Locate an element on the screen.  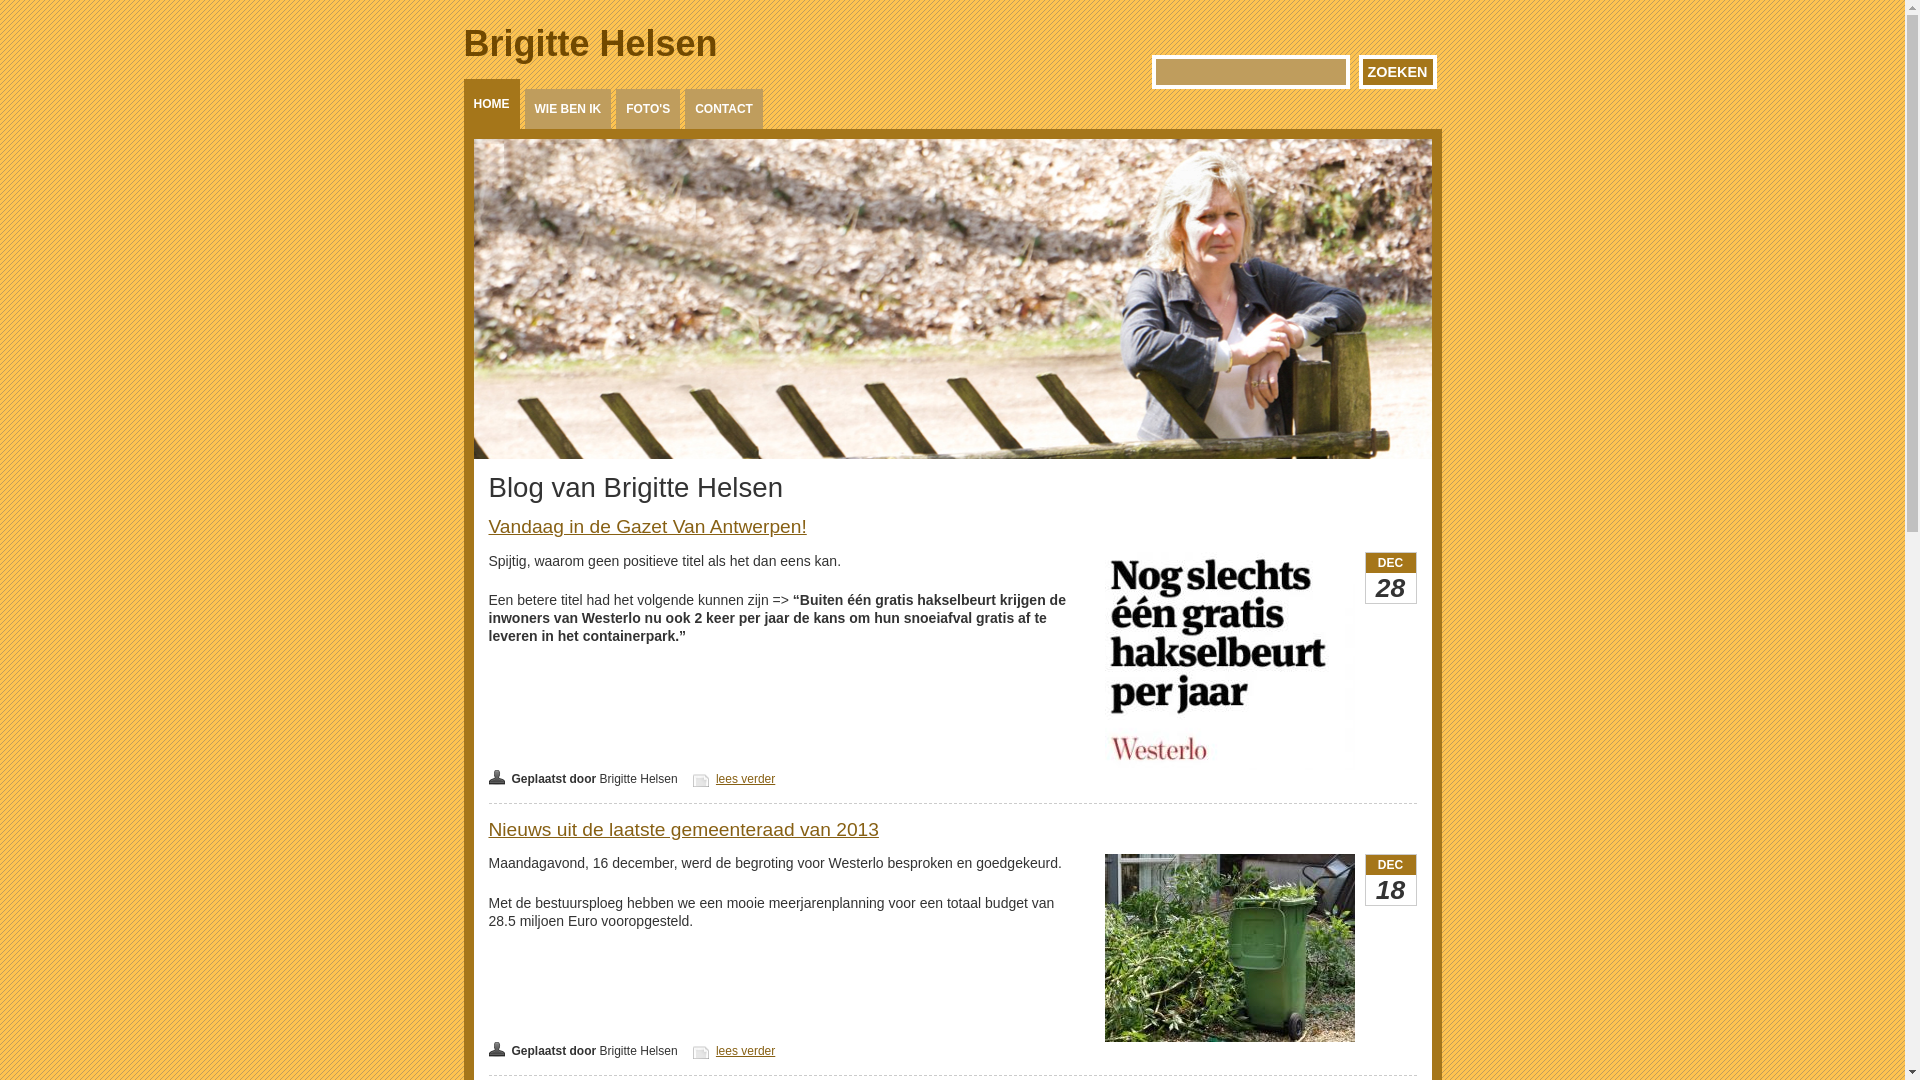
'CONTACT' is located at coordinates (685, 108).